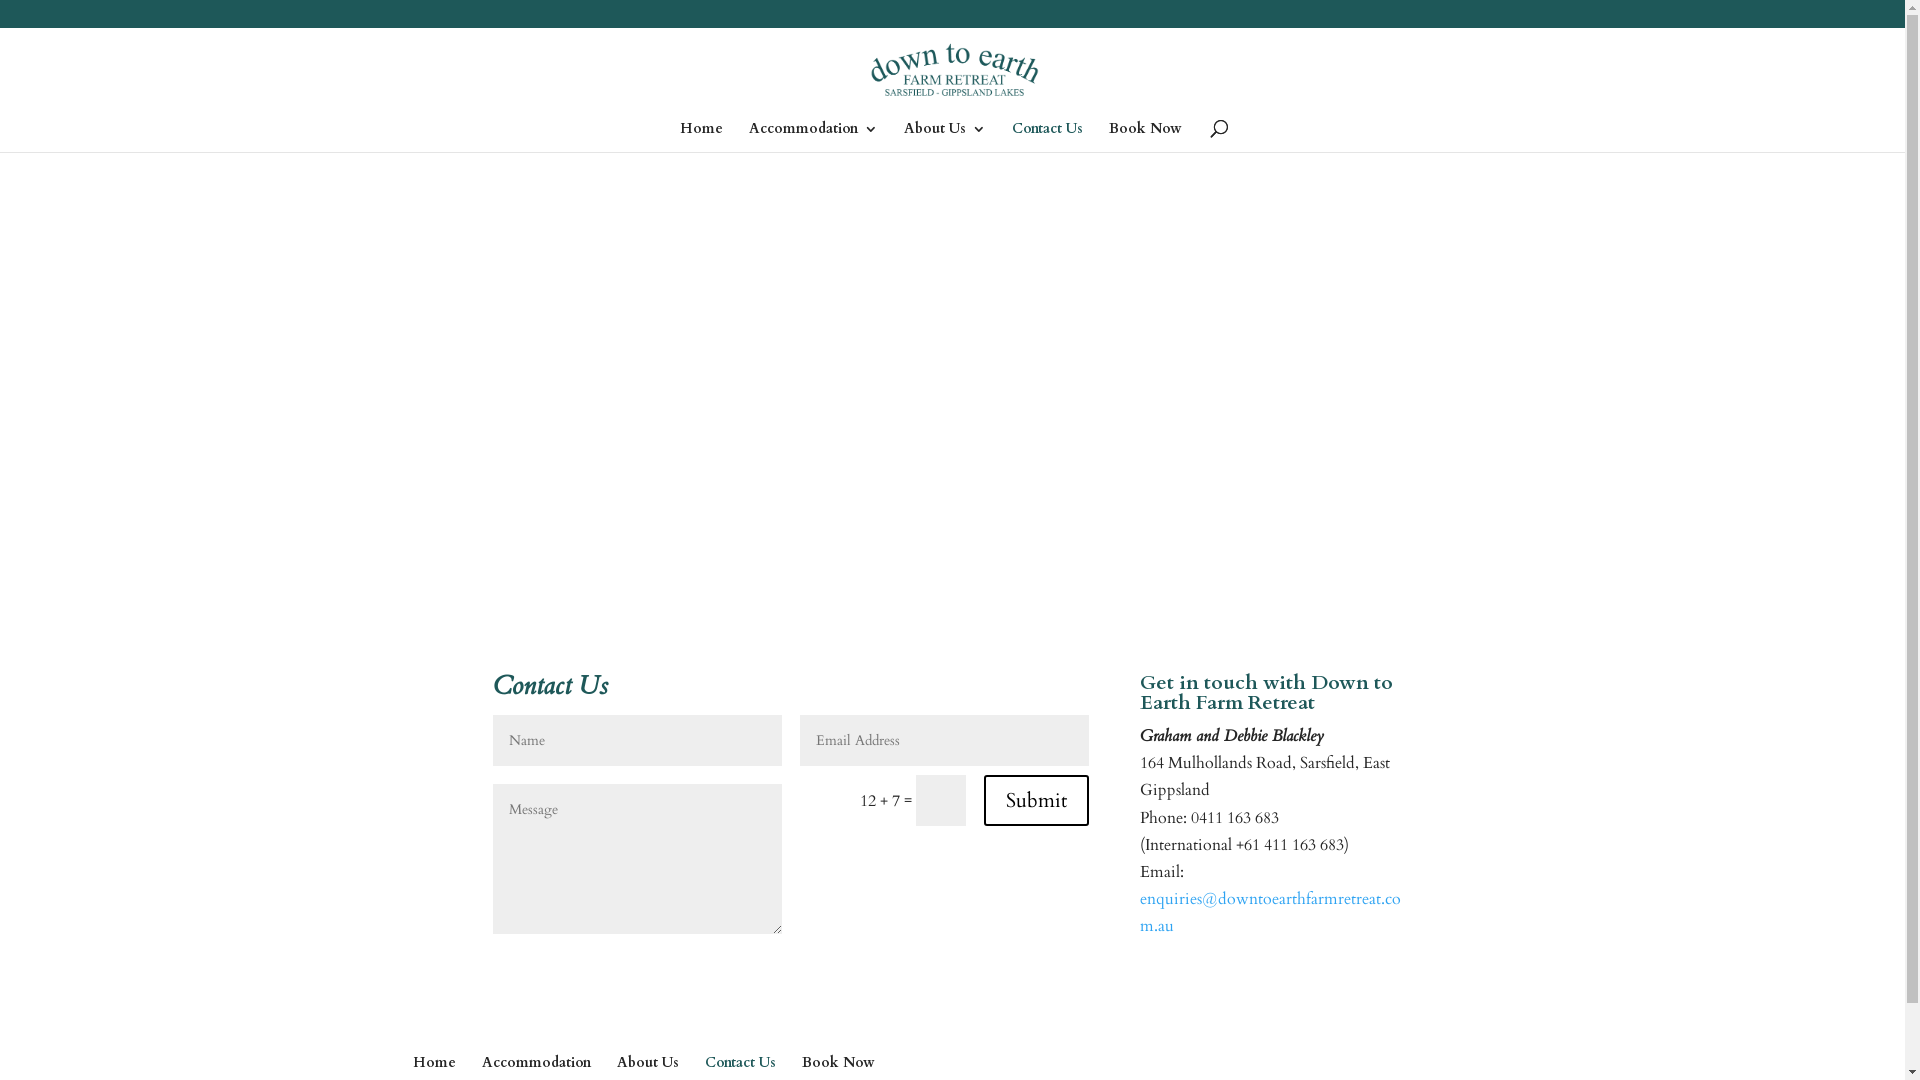 This screenshot has width=1920, height=1080. Describe the element at coordinates (1269, 912) in the screenshot. I see `'enquiries@downtoearthfarmretreat.com.au'` at that location.